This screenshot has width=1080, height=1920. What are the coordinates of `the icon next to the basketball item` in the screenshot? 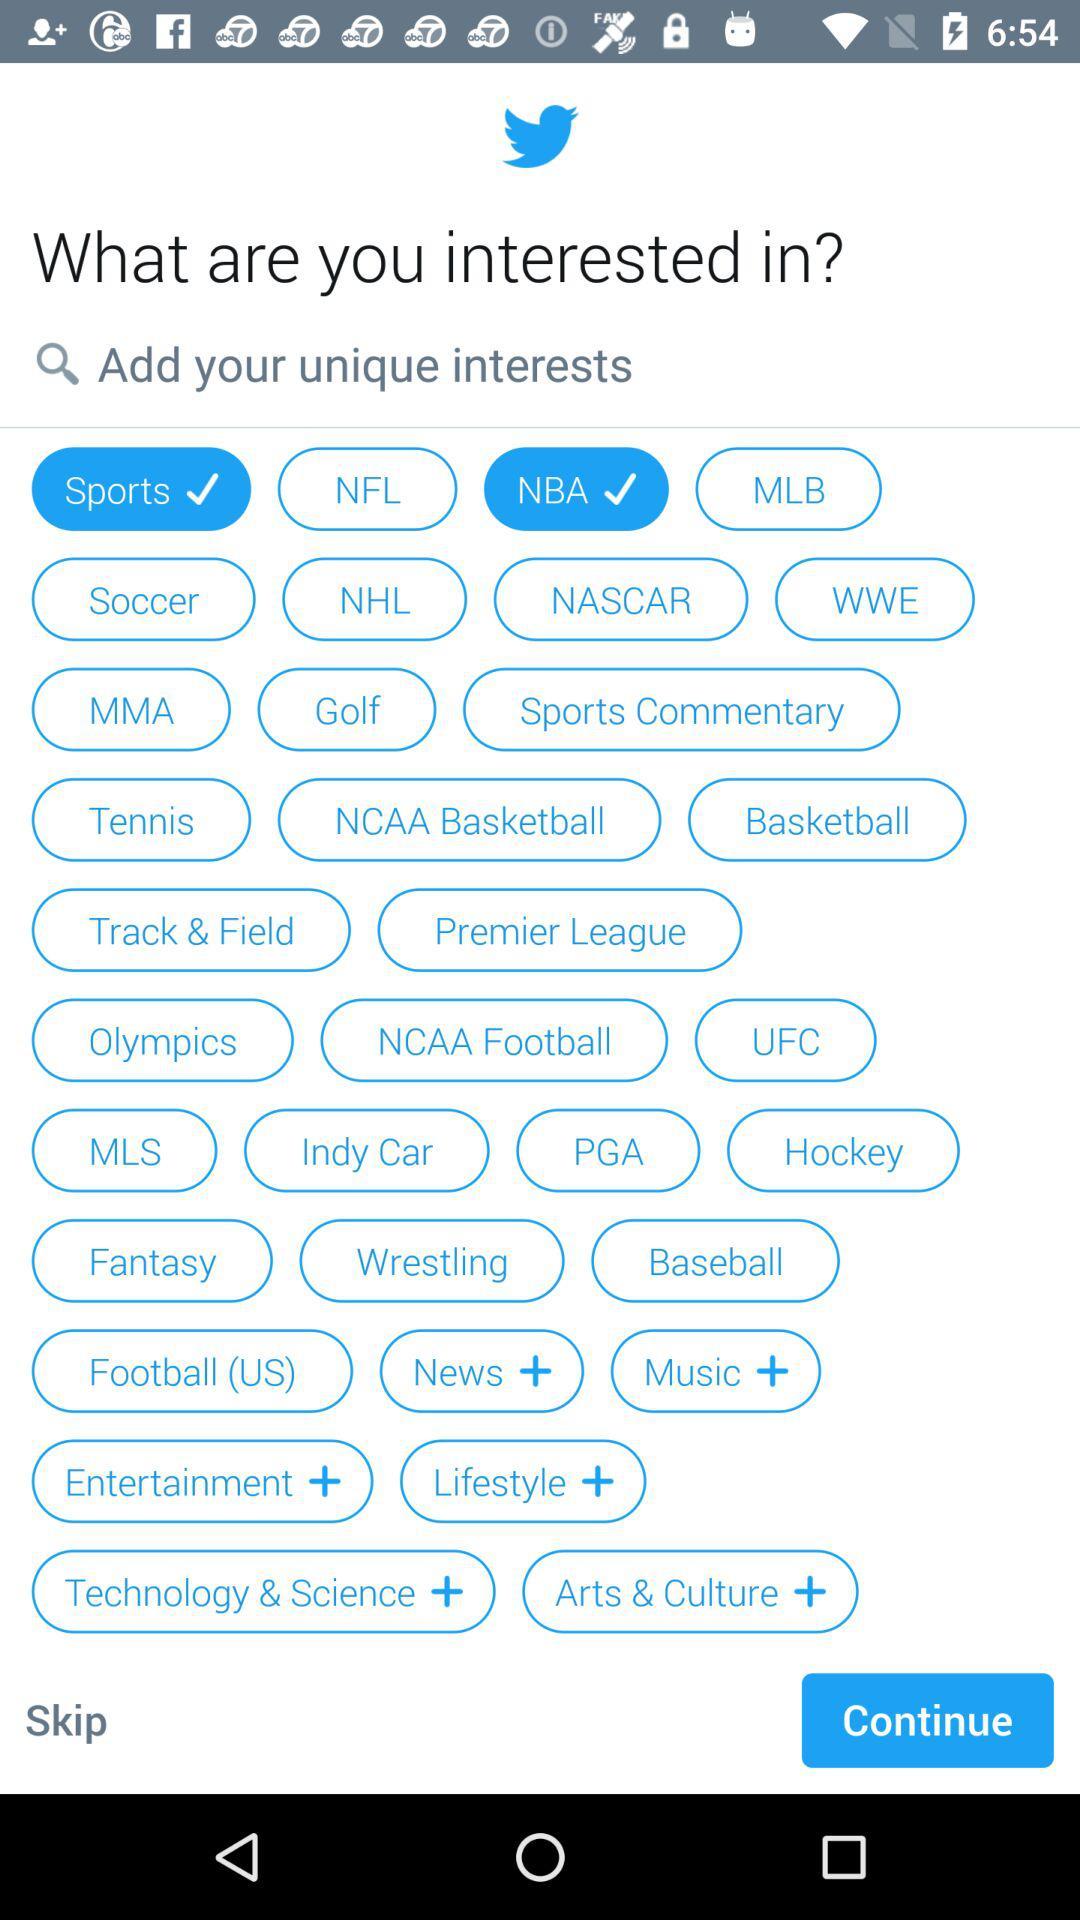 It's located at (469, 819).